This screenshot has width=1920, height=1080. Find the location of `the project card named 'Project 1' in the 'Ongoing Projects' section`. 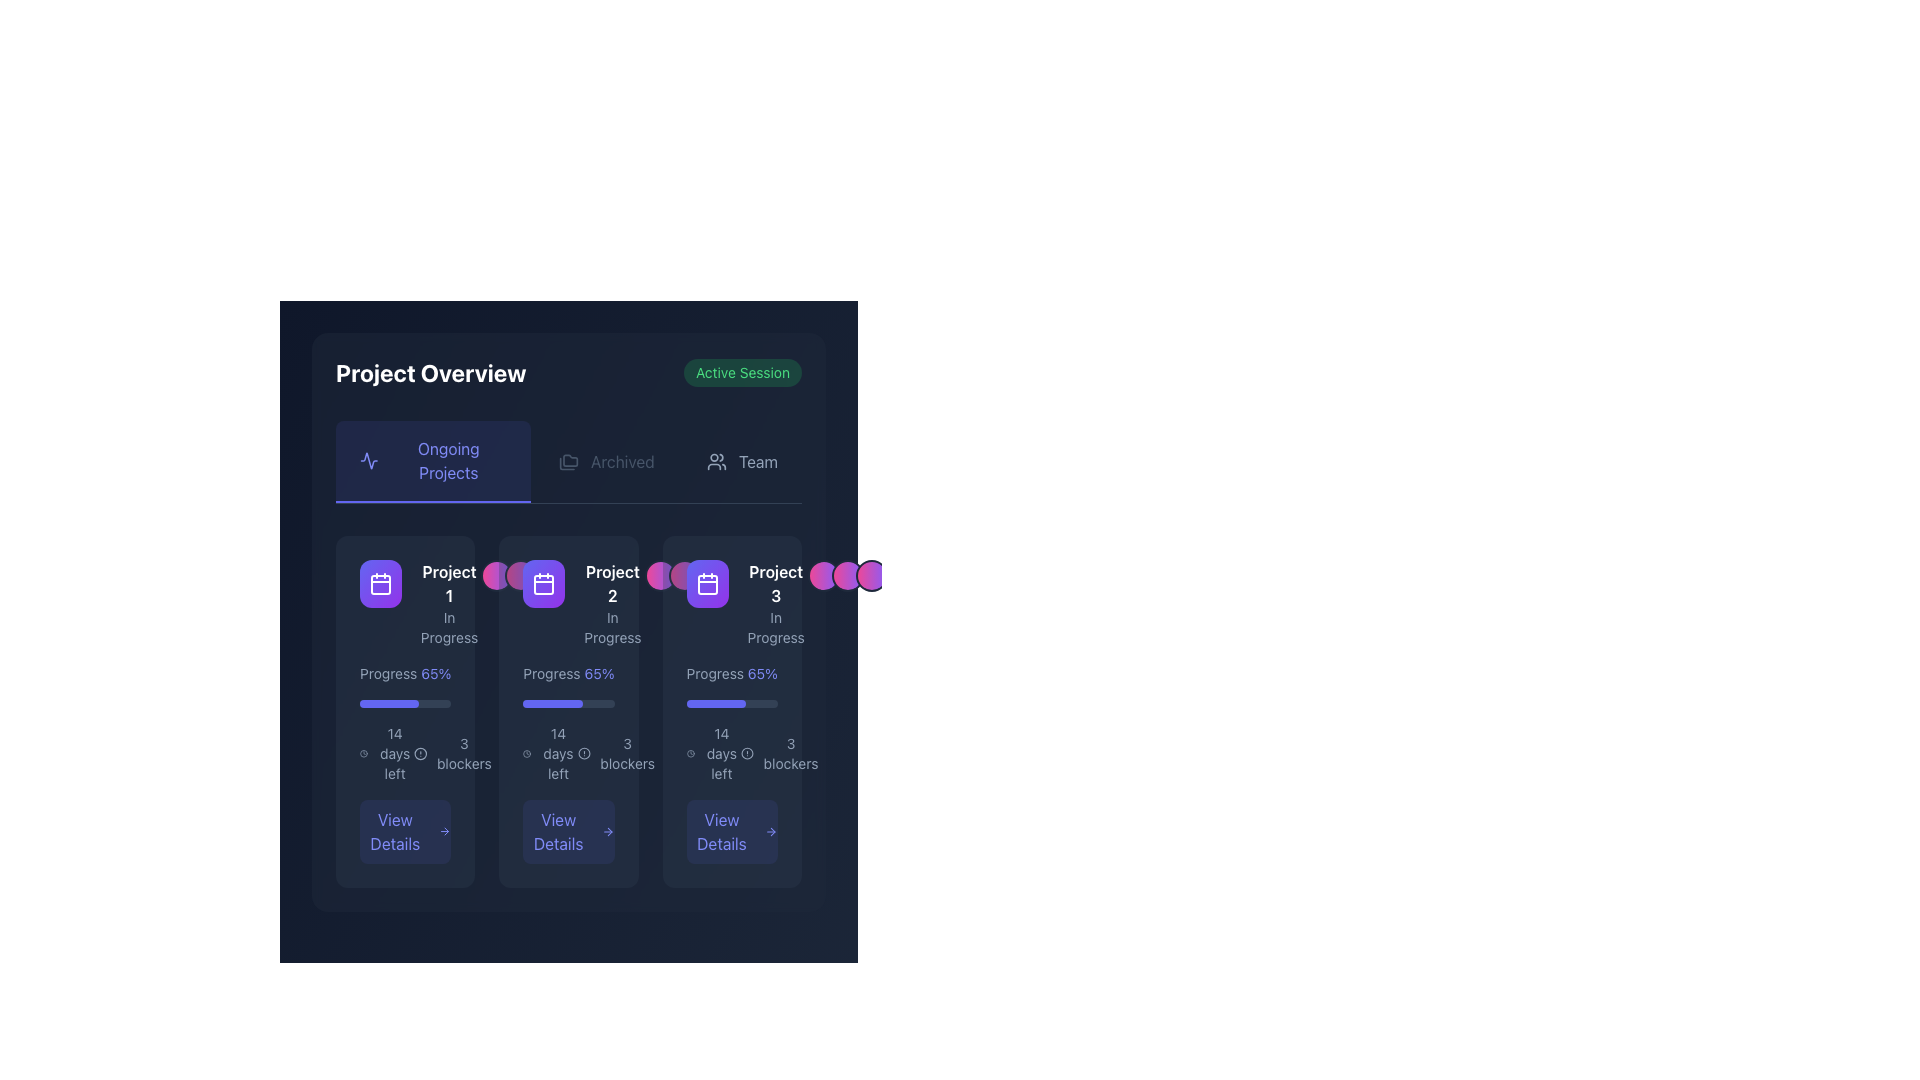

the project card named 'Project 1' in the 'Ongoing Projects' section is located at coordinates (419, 603).